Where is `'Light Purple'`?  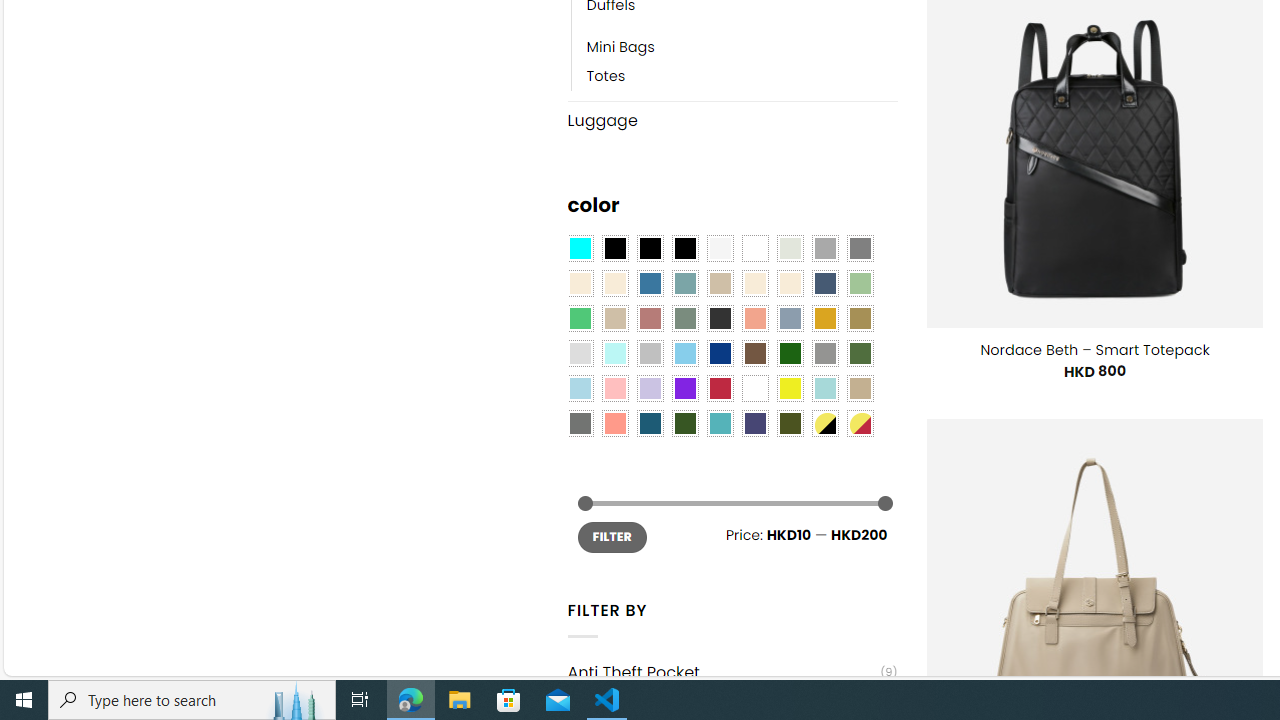
'Light Purple' is located at coordinates (650, 388).